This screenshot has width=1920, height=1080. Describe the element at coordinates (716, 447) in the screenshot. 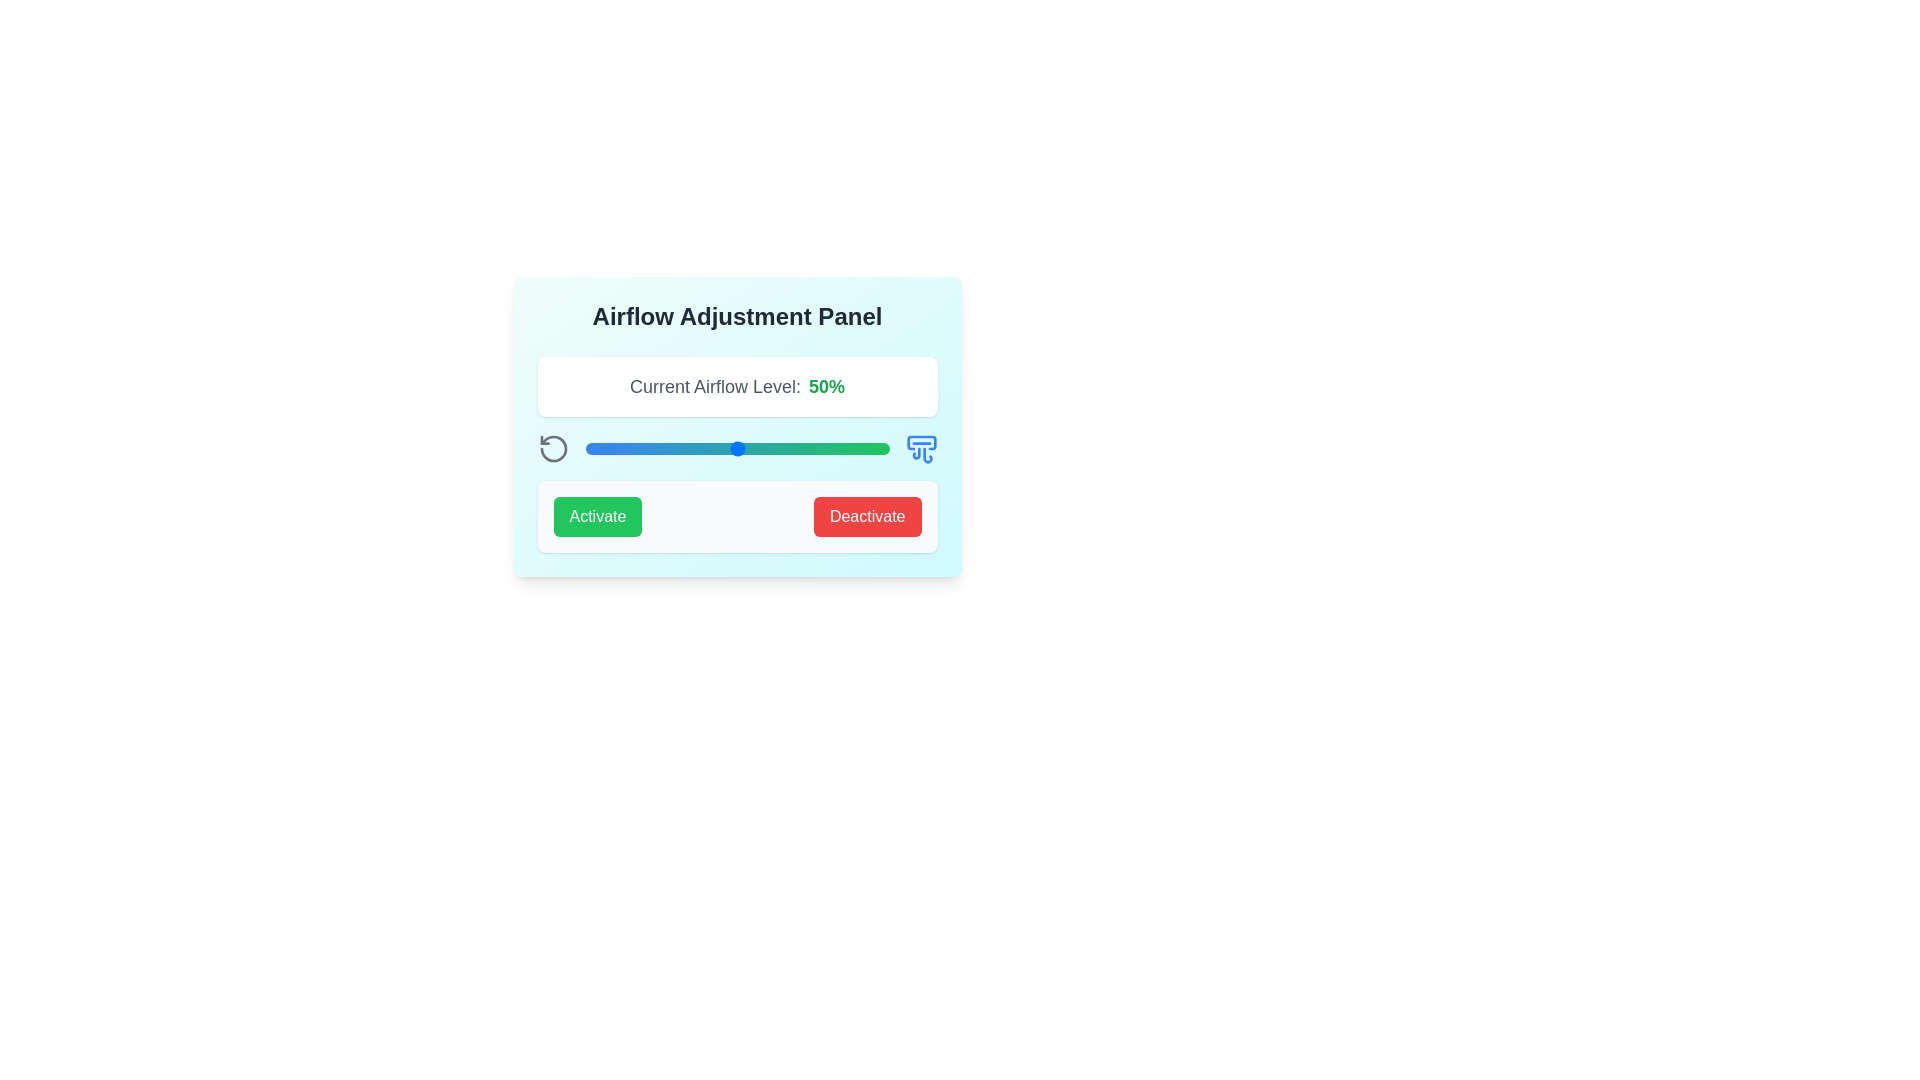

I see `the airflow level to 43% by moving the slider` at that location.